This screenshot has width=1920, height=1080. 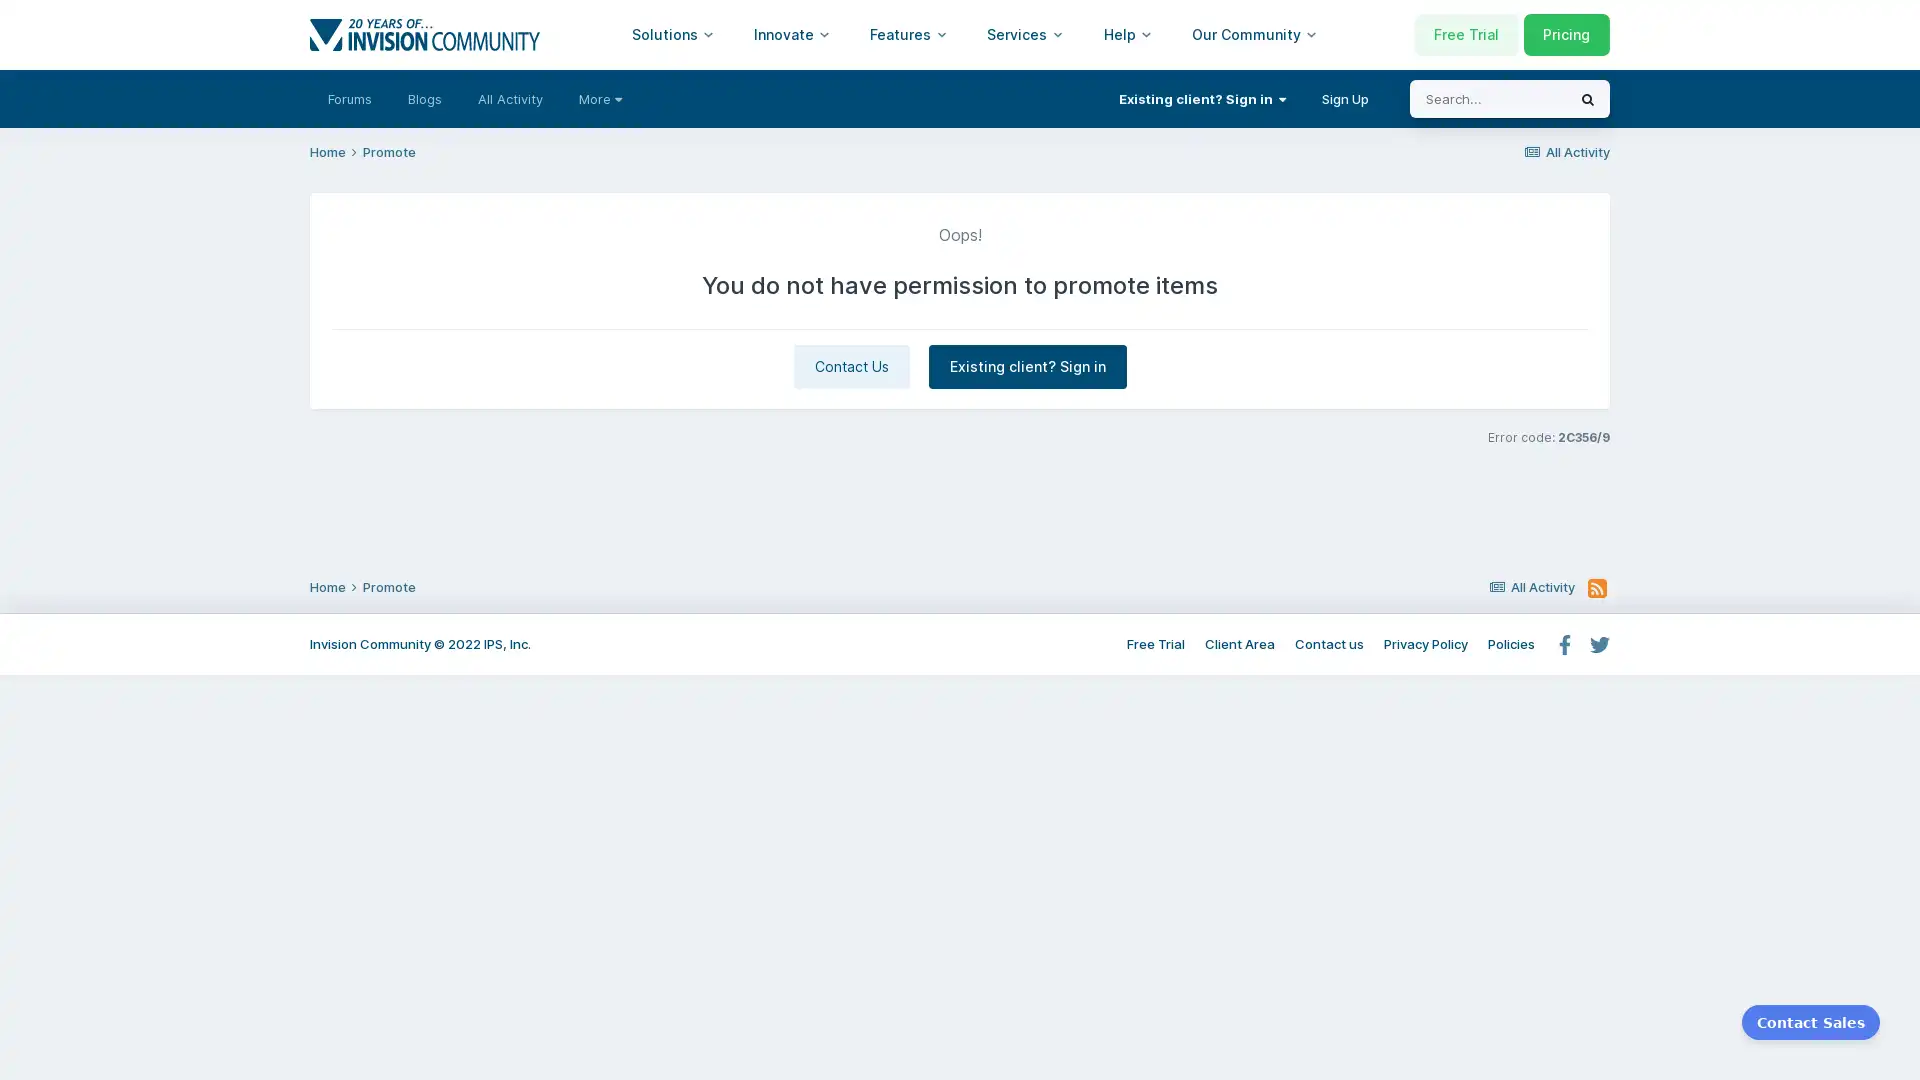 What do you see at coordinates (1587, 99) in the screenshot?
I see `Search` at bounding box center [1587, 99].